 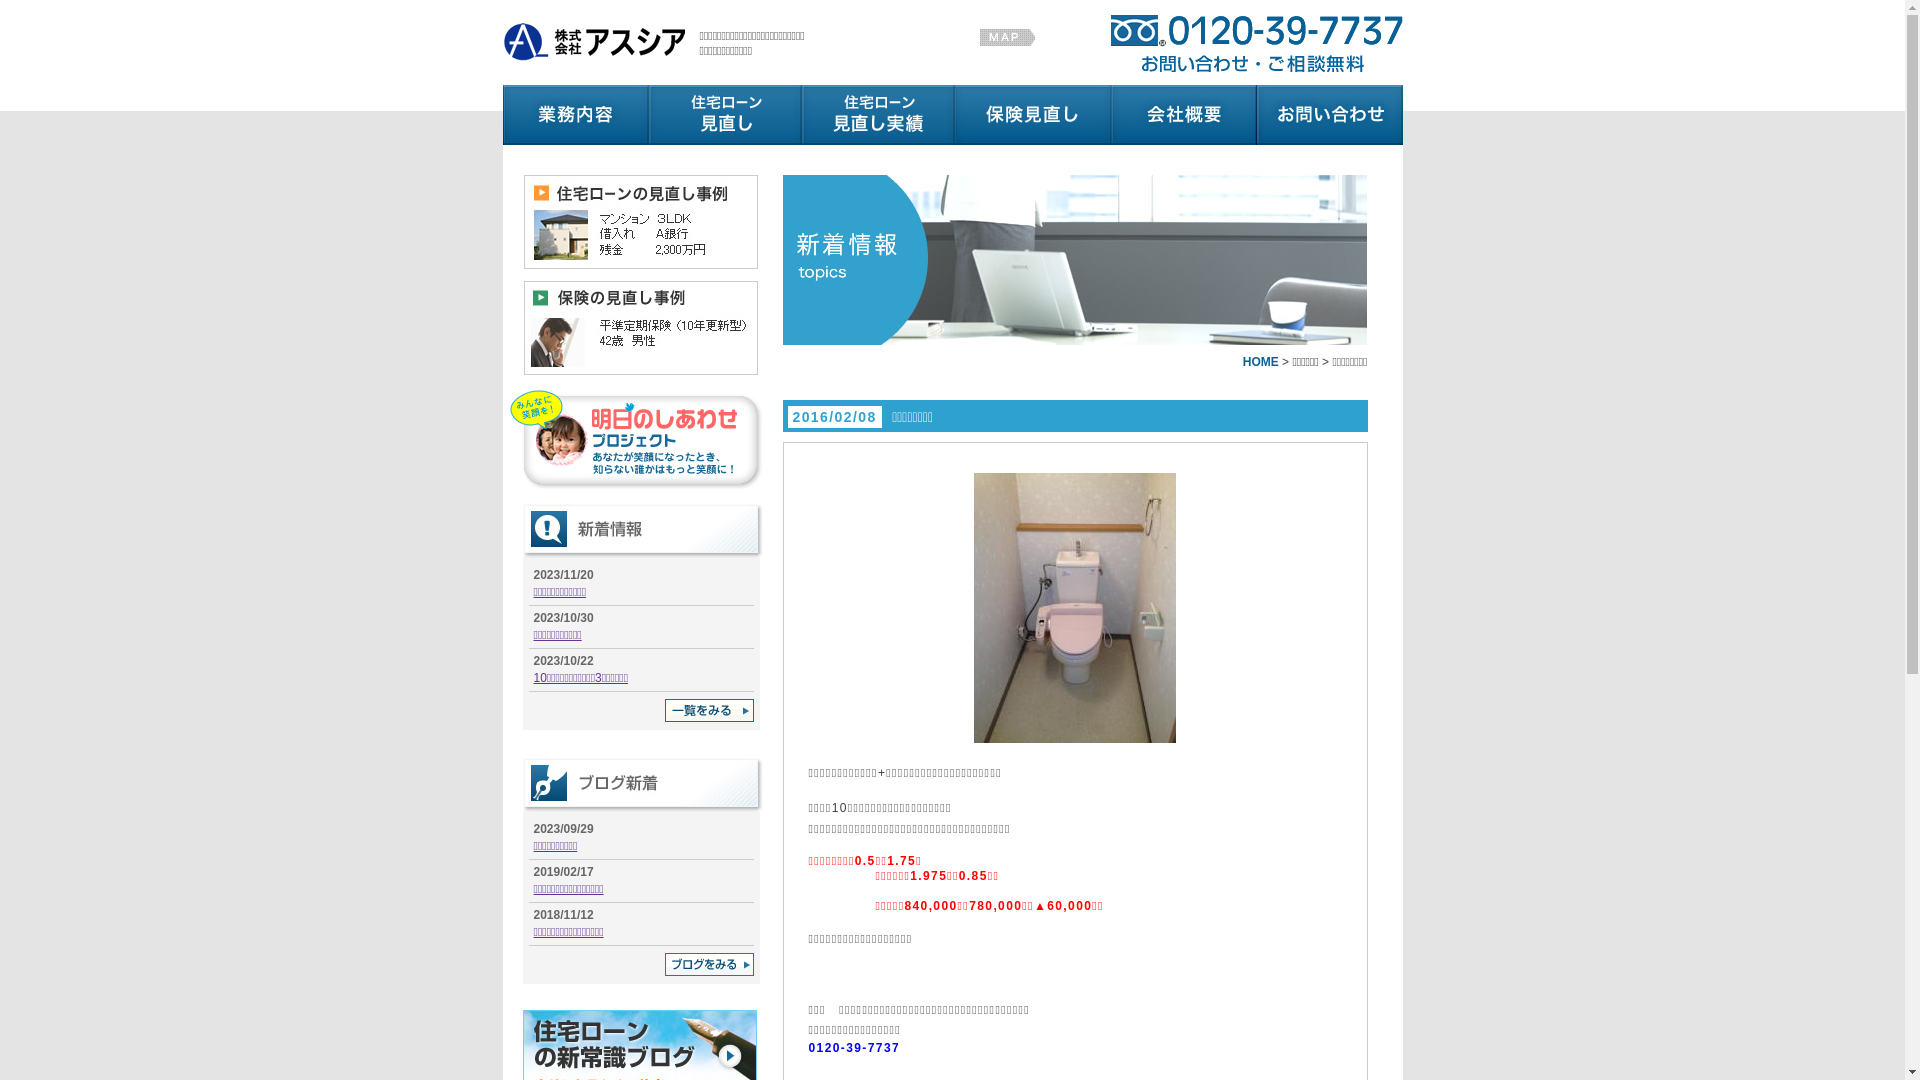 What do you see at coordinates (1260, 362) in the screenshot?
I see `'HOME'` at bounding box center [1260, 362].